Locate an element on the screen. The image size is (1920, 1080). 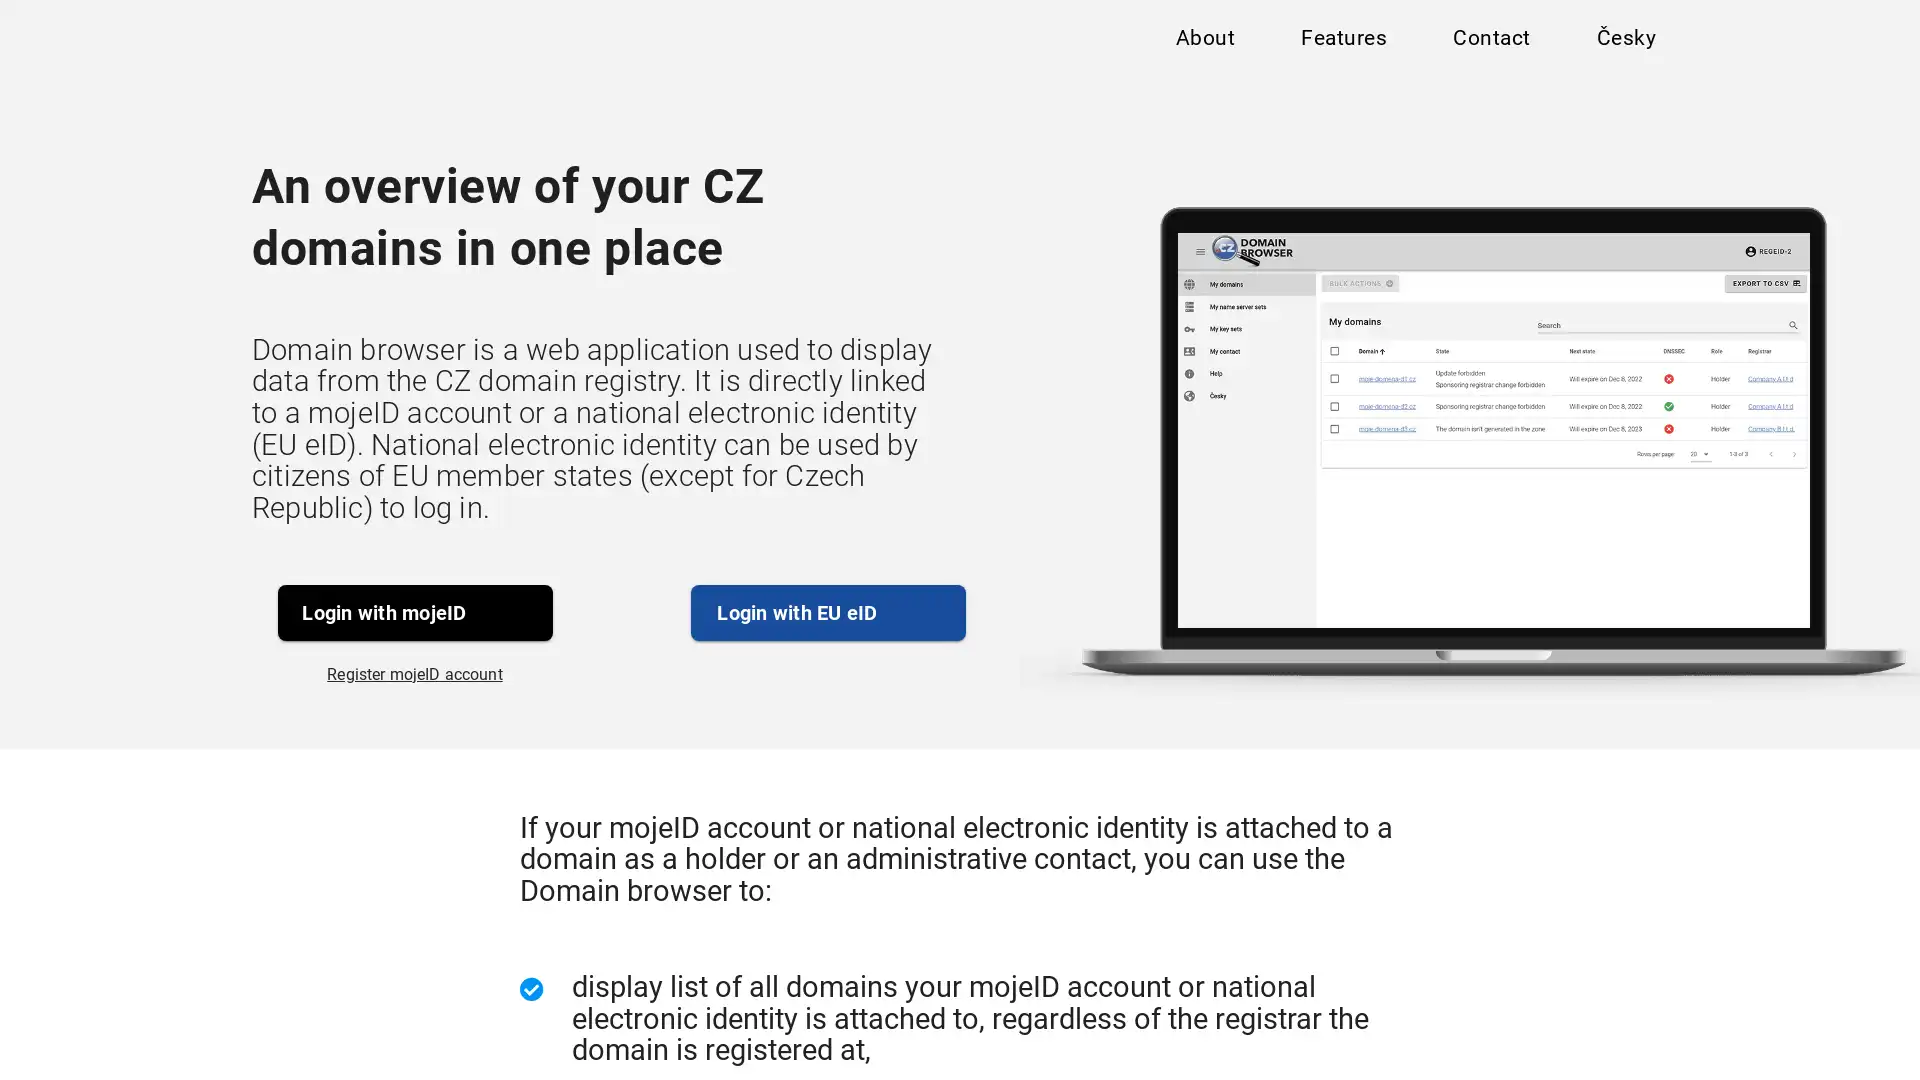
Cesky is located at coordinates (1625, 42).